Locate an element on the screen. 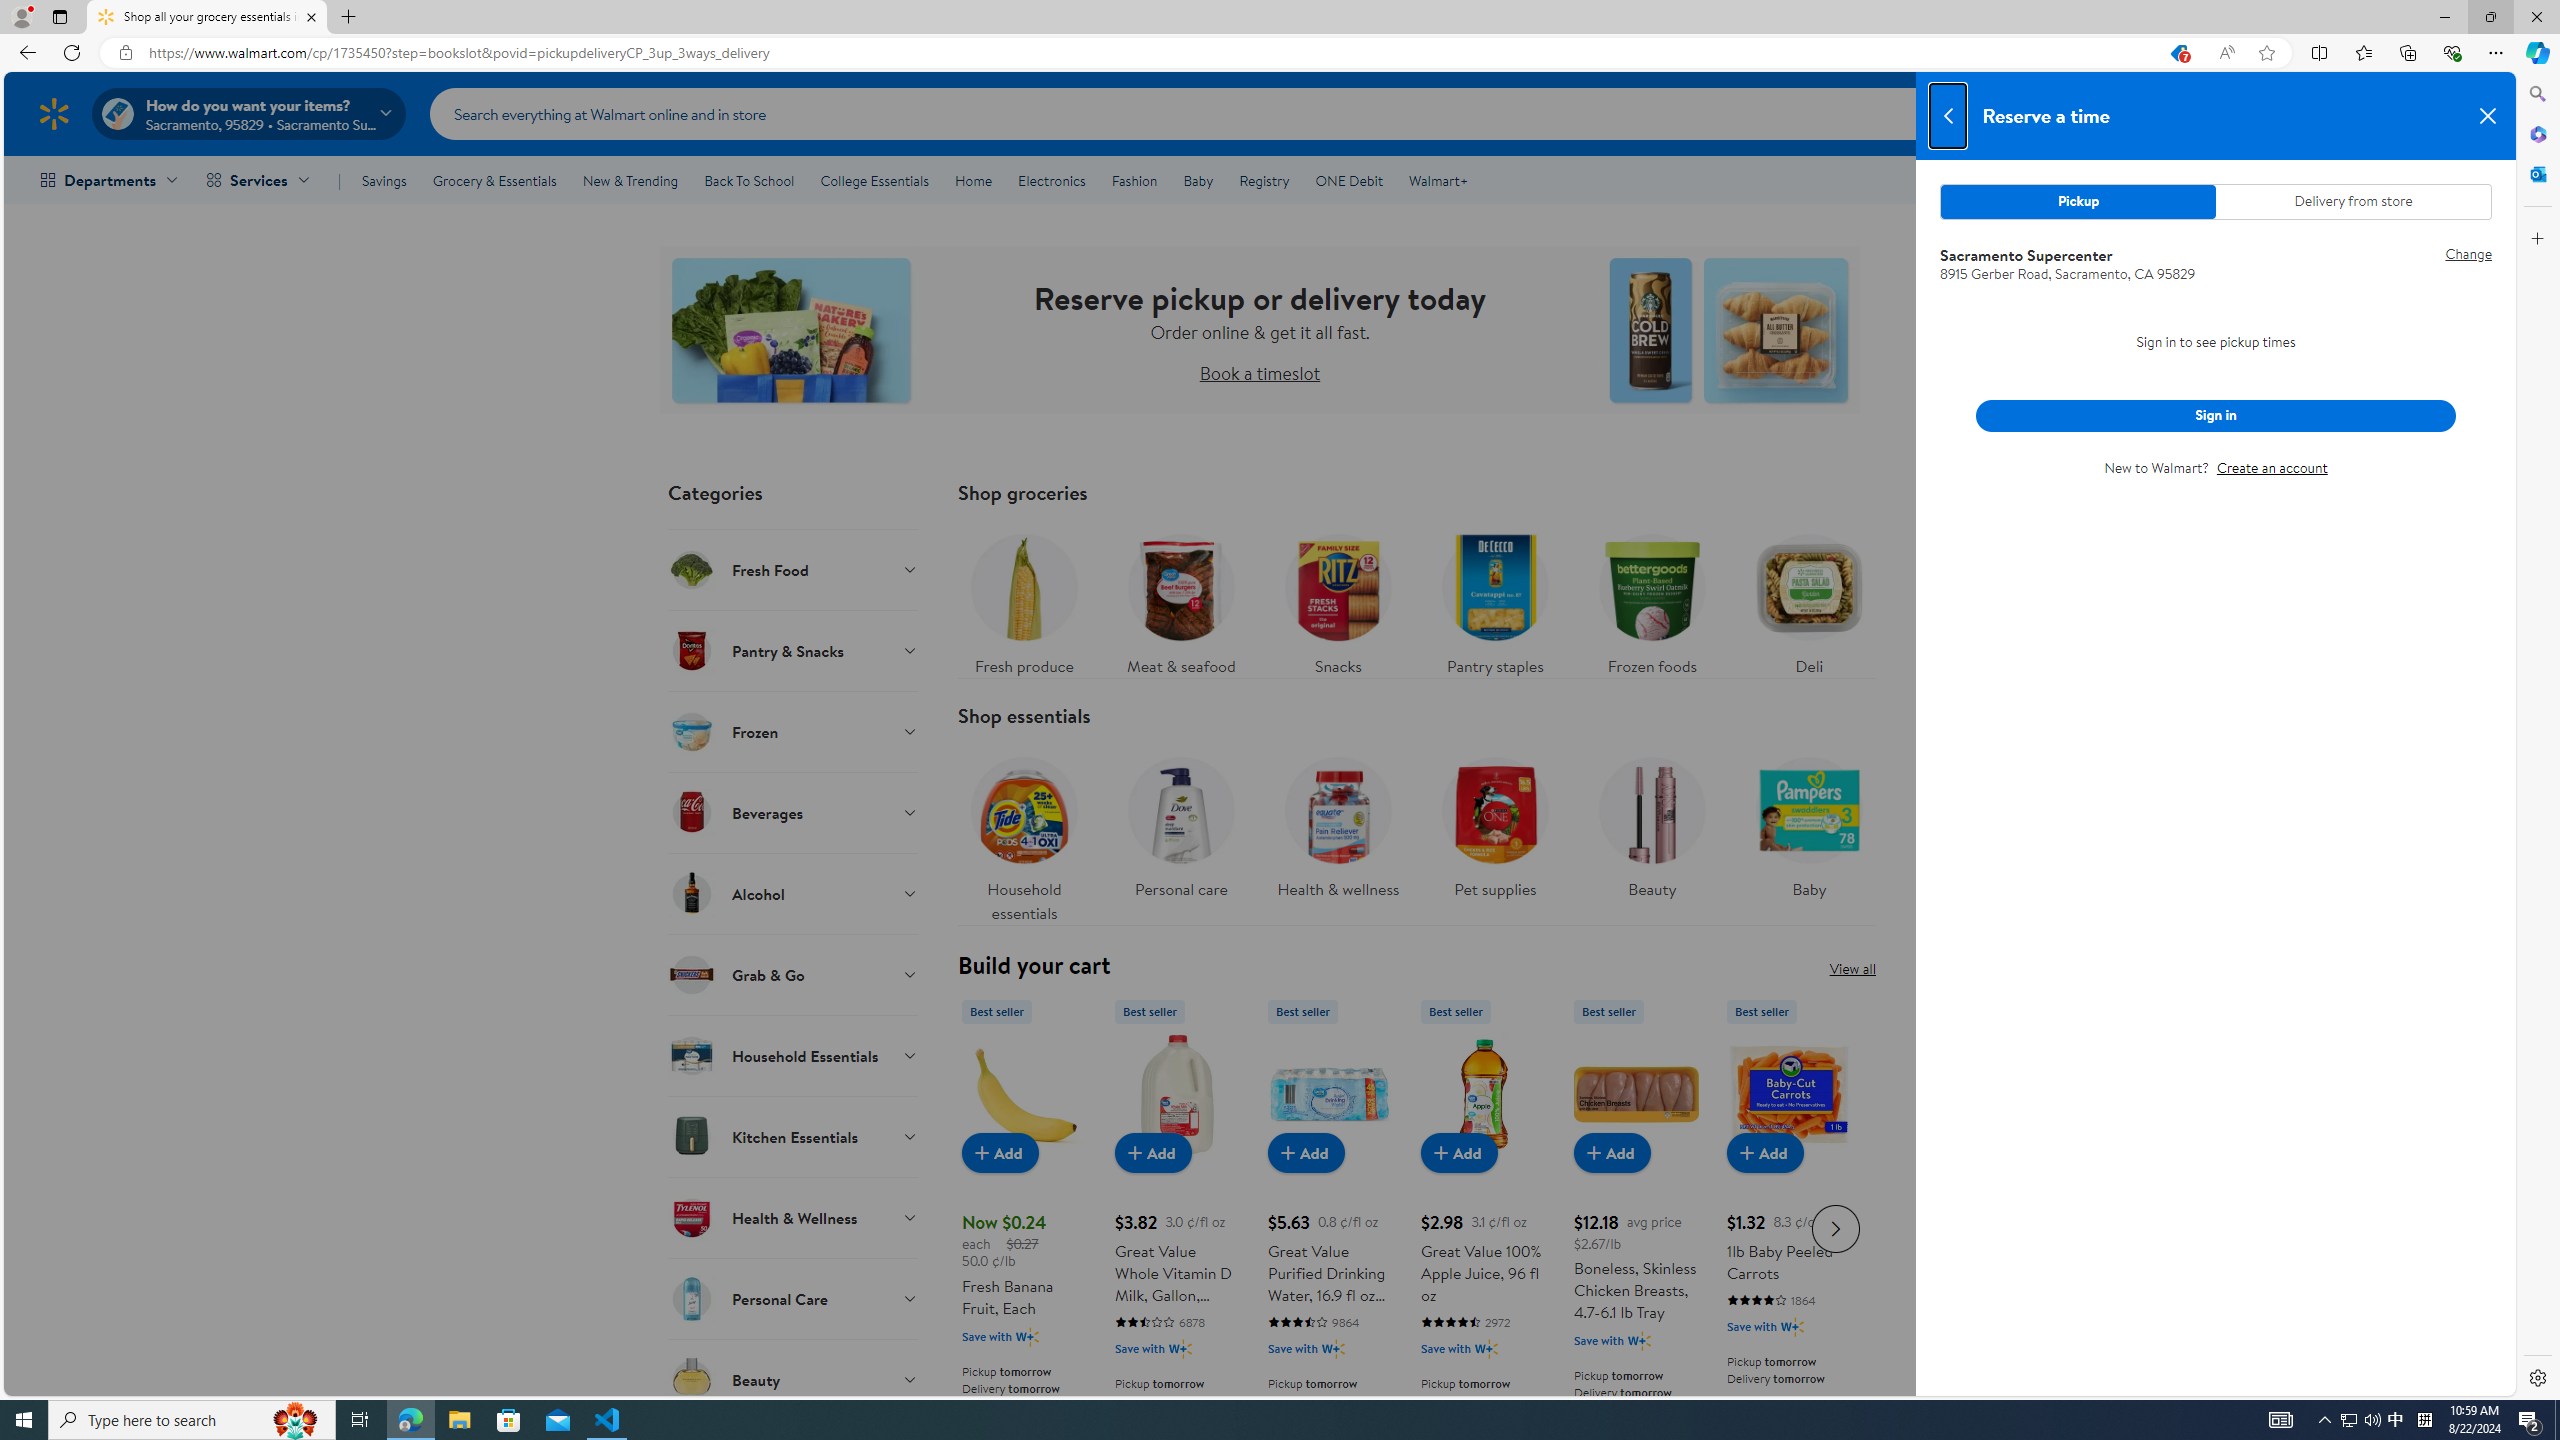  'Great Value 100% Apple Juice, 96 fl oz' is located at coordinates (1483, 1225).